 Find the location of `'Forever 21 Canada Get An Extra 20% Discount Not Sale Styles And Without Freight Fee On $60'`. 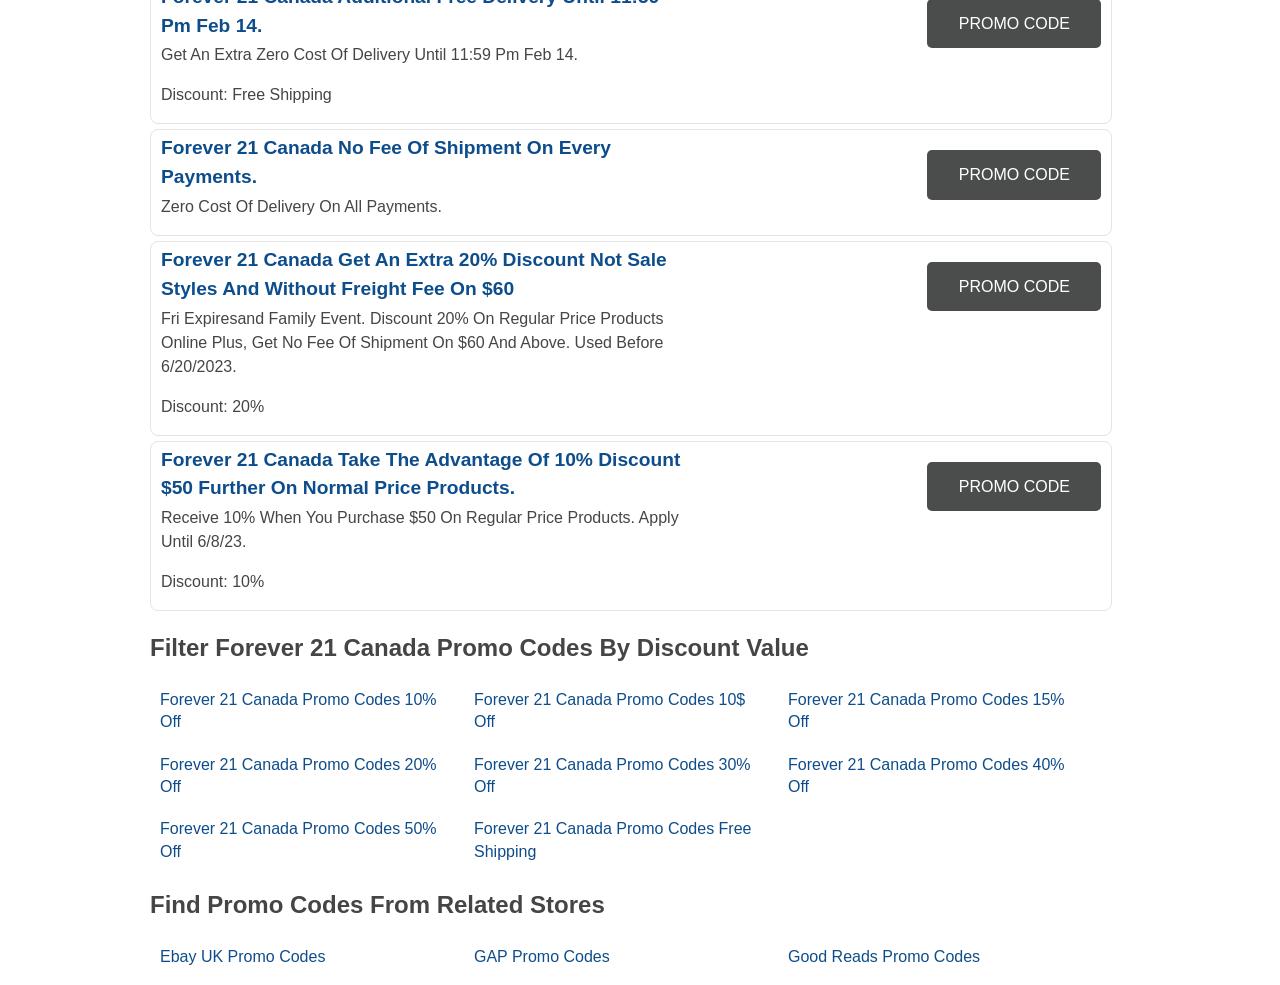

'Forever 21 Canada Get An Extra 20% Discount Not Sale Styles And Without Freight Fee On $60' is located at coordinates (412, 272).